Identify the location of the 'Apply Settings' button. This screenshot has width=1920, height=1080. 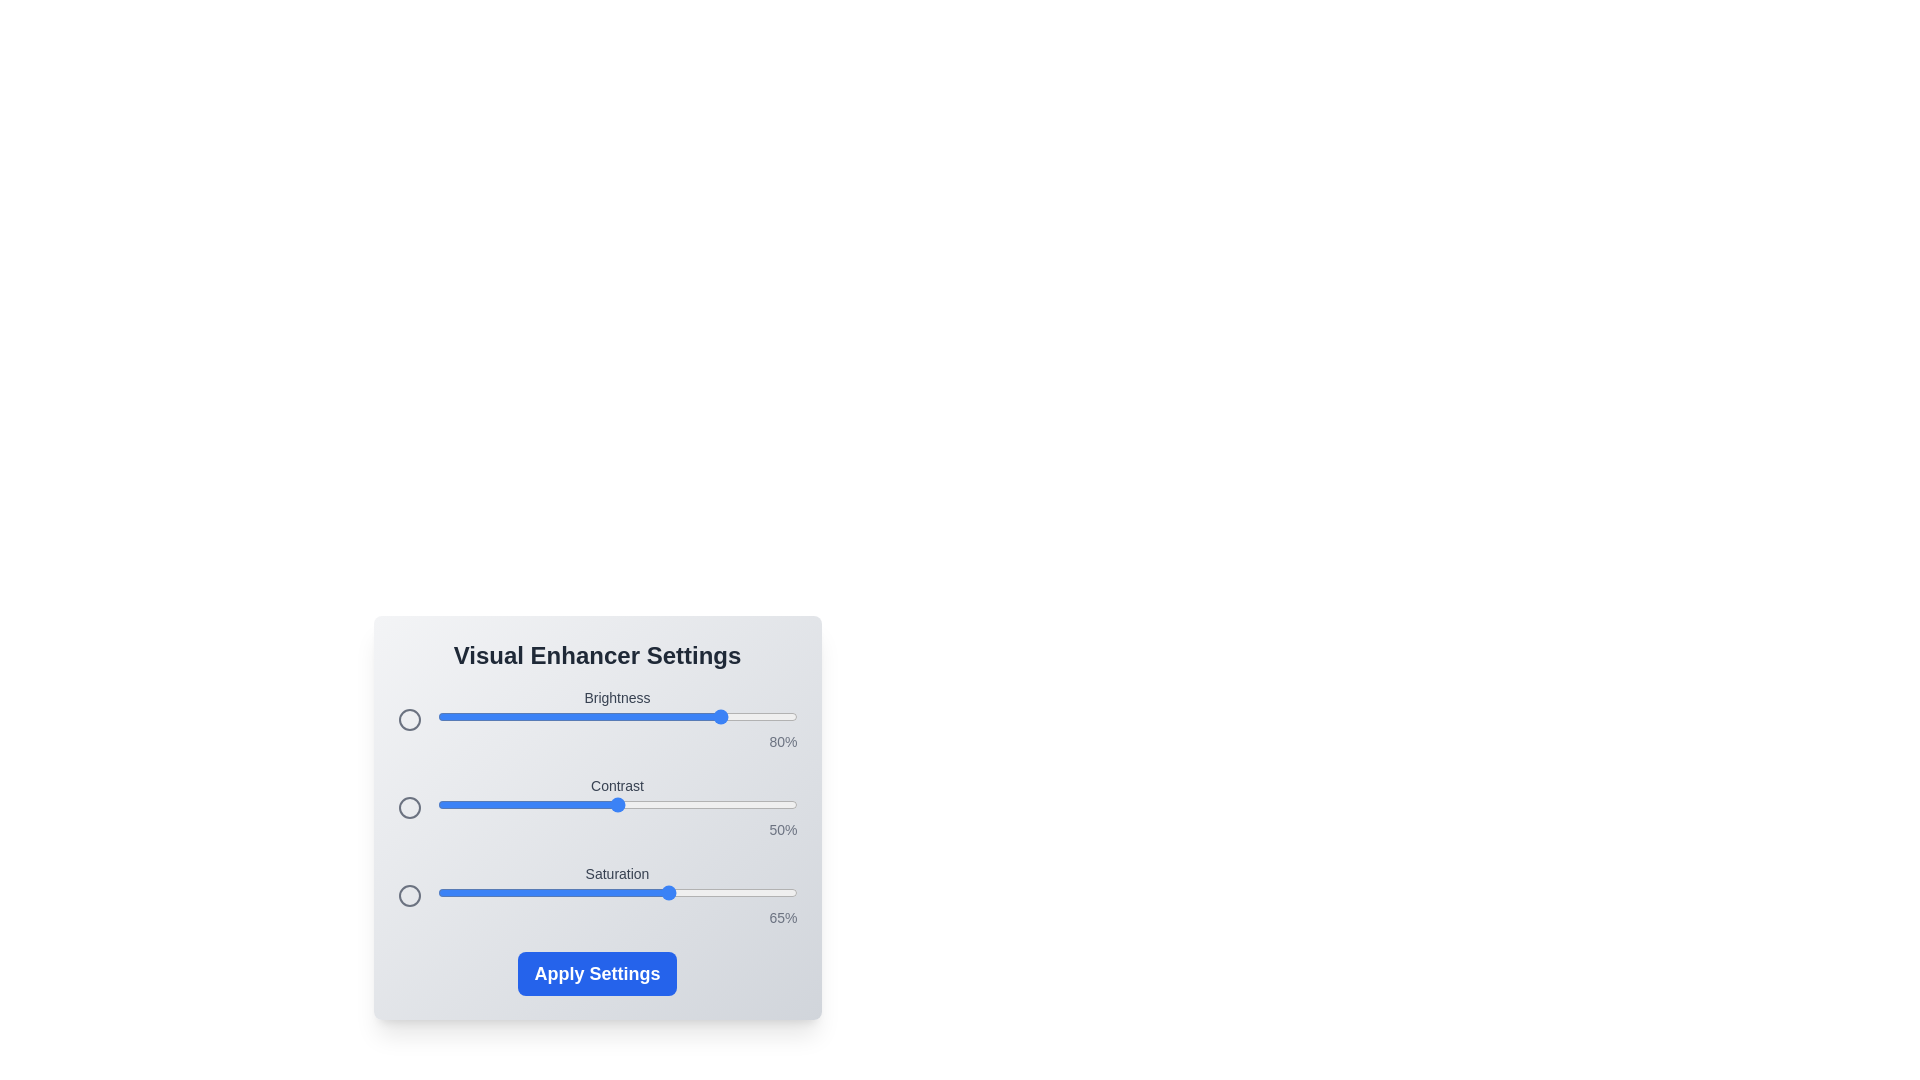
(596, 973).